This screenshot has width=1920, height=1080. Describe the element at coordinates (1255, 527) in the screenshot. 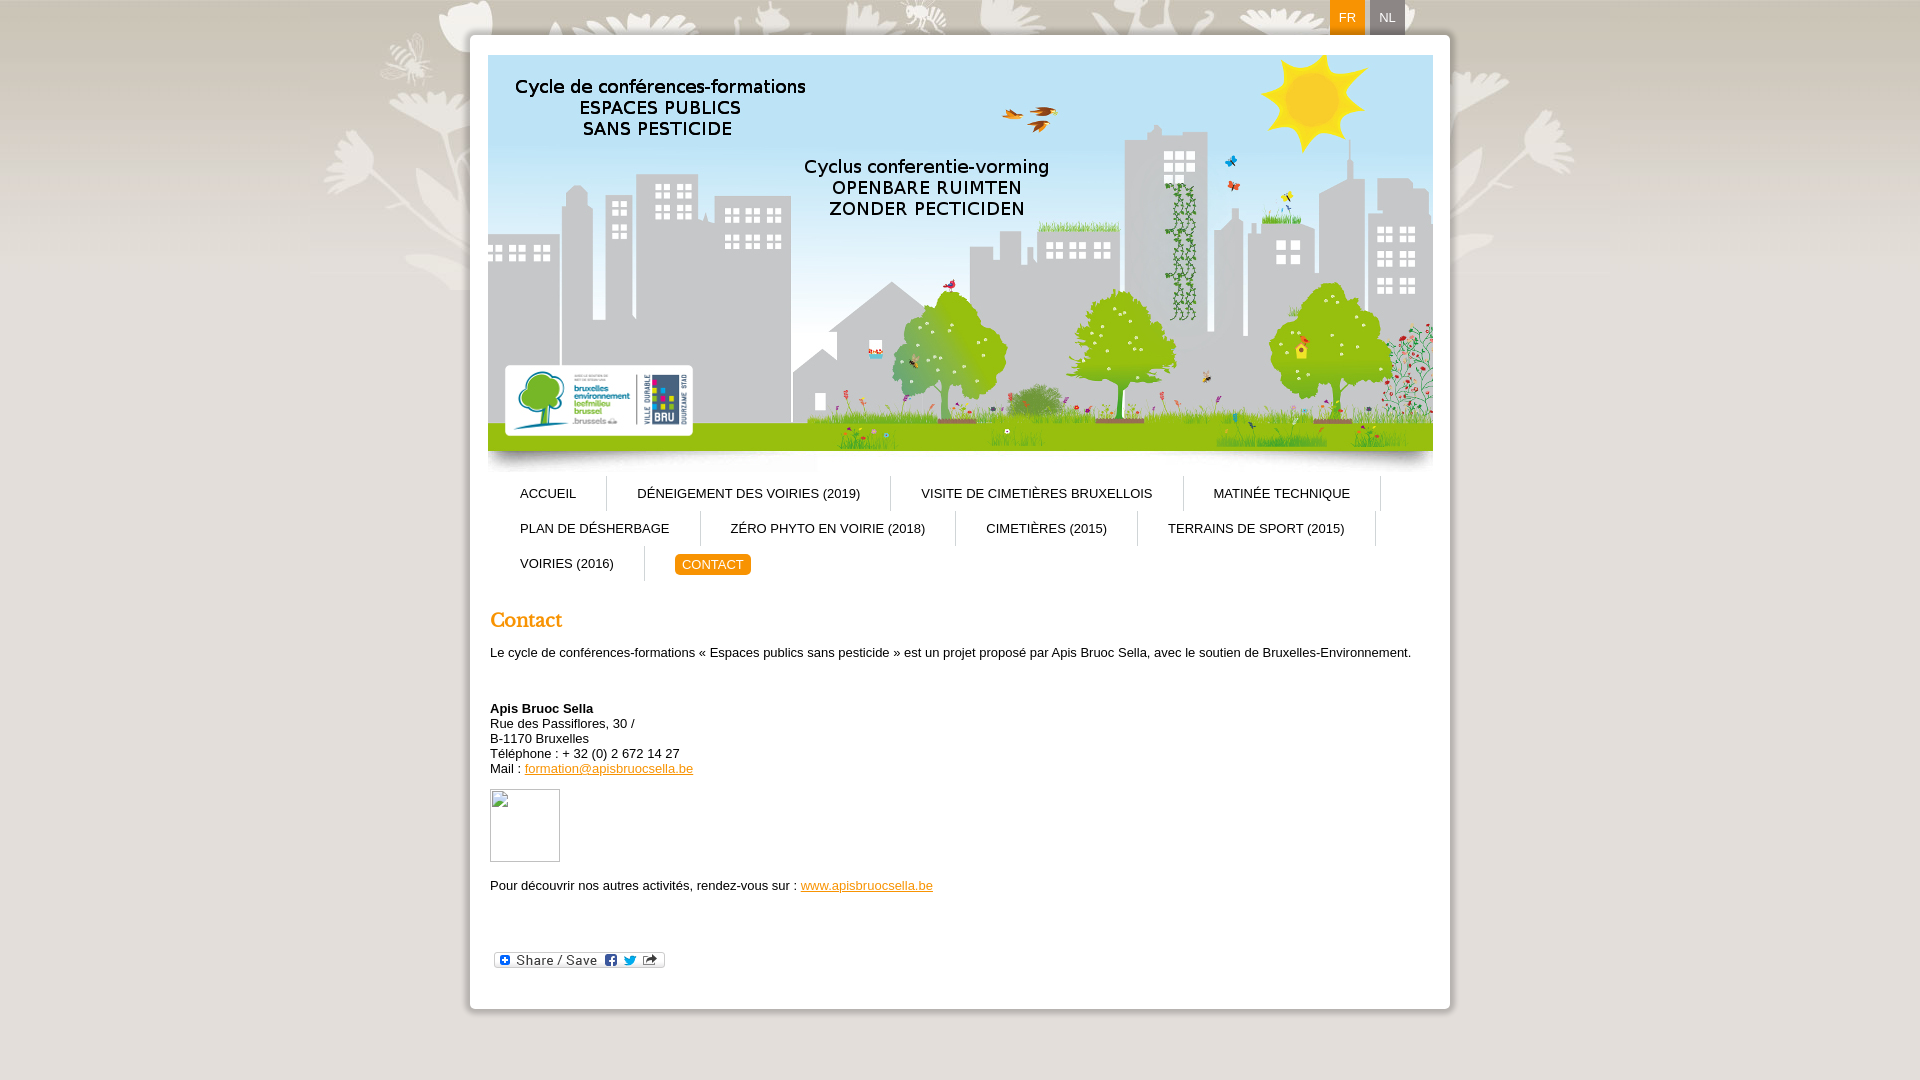

I see `'TERRAINS DE SPORT (2015)'` at that location.